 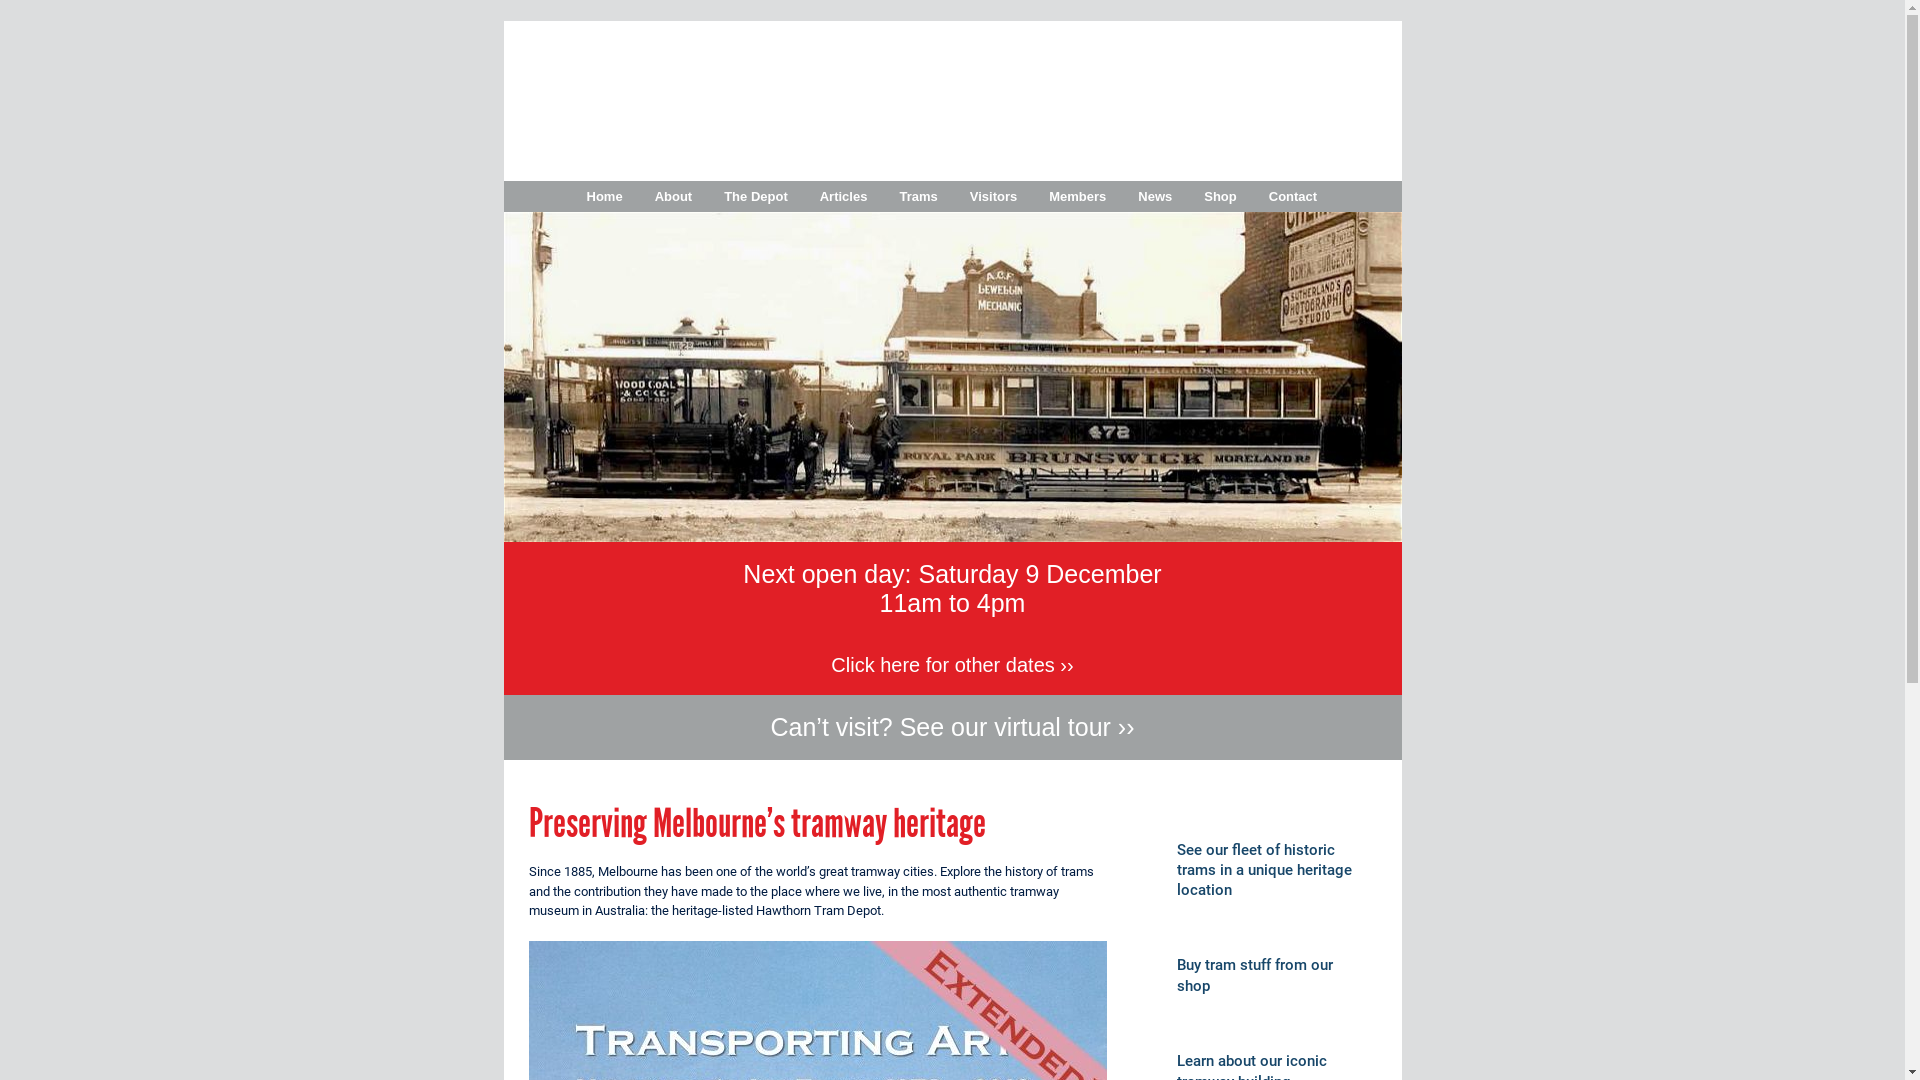 What do you see at coordinates (603, 196) in the screenshot?
I see `'Home'` at bounding box center [603, 196].